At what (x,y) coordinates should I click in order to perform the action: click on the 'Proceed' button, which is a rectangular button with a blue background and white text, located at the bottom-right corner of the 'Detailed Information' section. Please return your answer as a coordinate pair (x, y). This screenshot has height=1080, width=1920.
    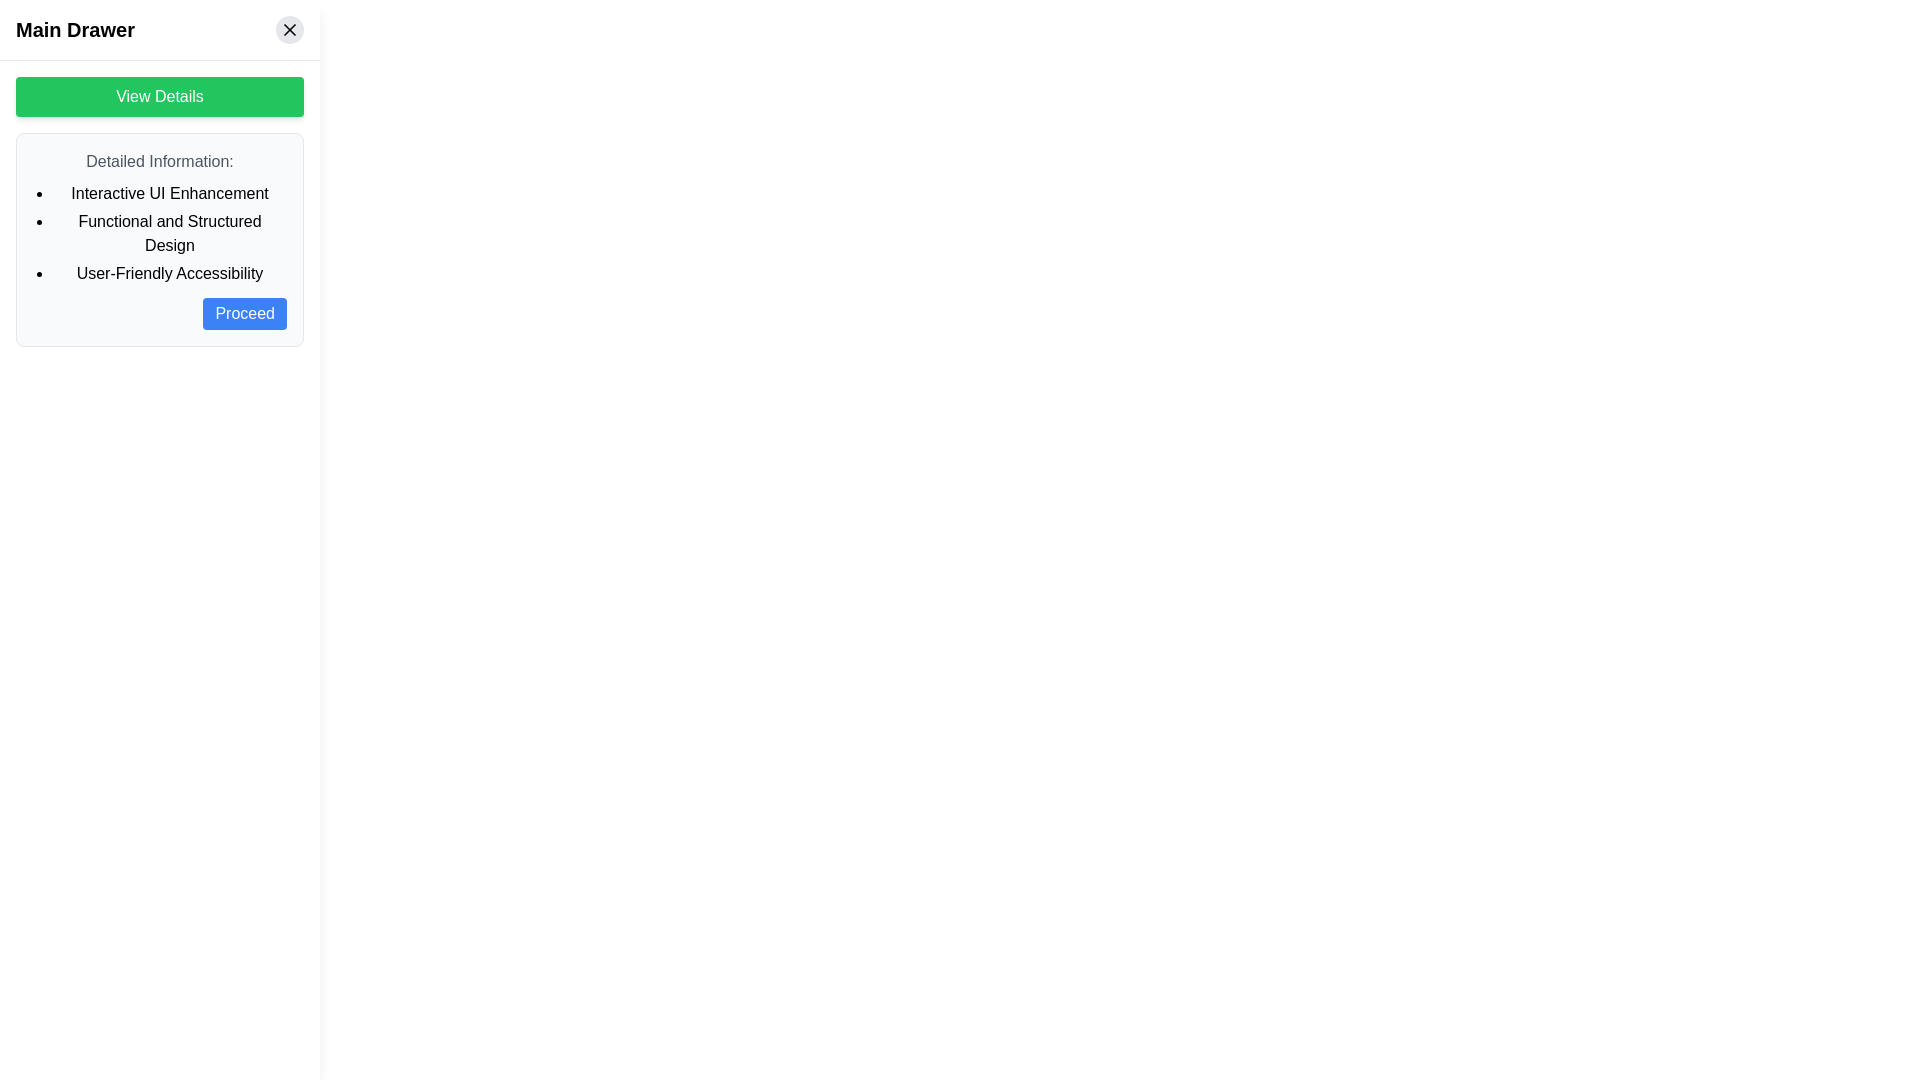
    Looking at the image, I should click on (243, 313).